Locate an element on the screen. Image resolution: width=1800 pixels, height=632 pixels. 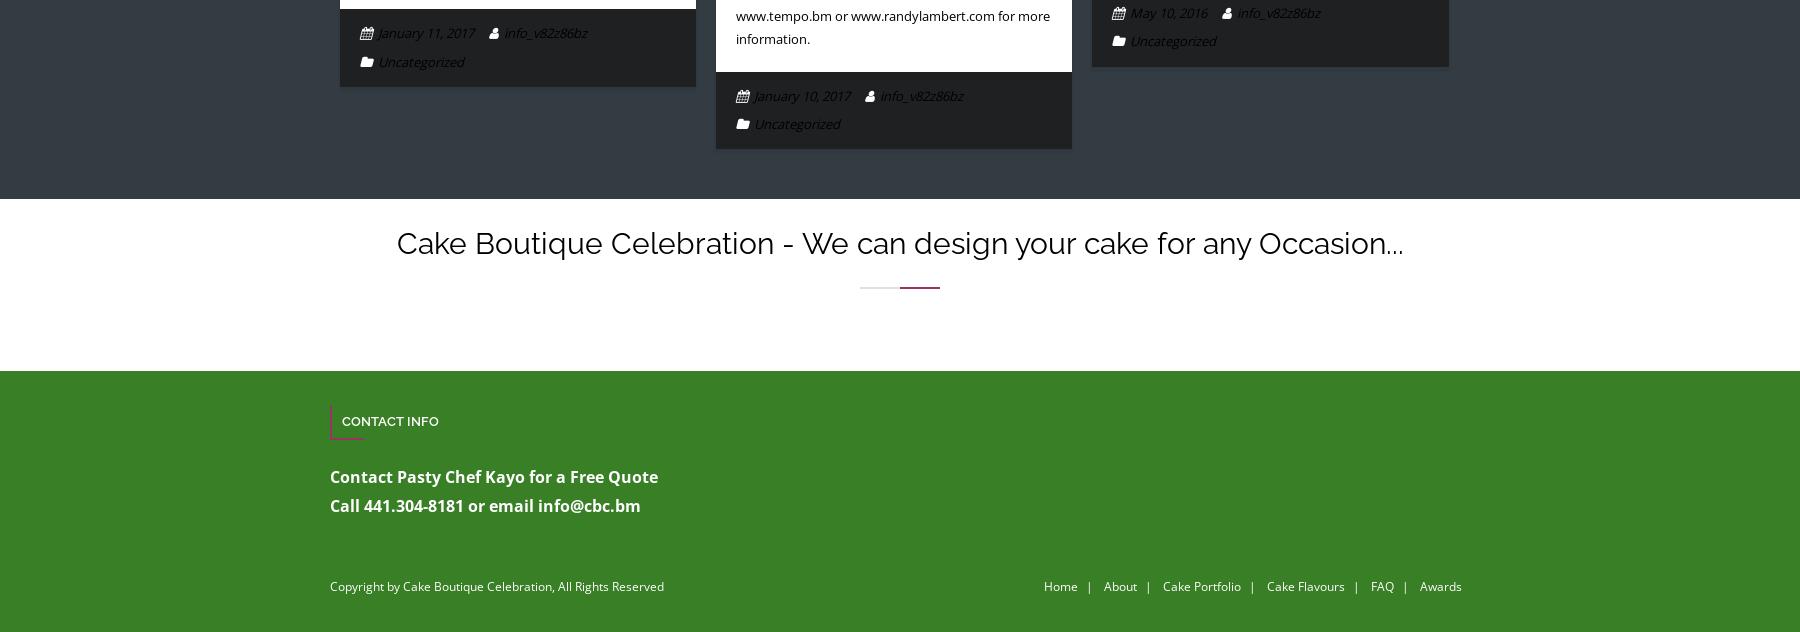
'Cake Flavours' is located at coordinates (1267, 585).